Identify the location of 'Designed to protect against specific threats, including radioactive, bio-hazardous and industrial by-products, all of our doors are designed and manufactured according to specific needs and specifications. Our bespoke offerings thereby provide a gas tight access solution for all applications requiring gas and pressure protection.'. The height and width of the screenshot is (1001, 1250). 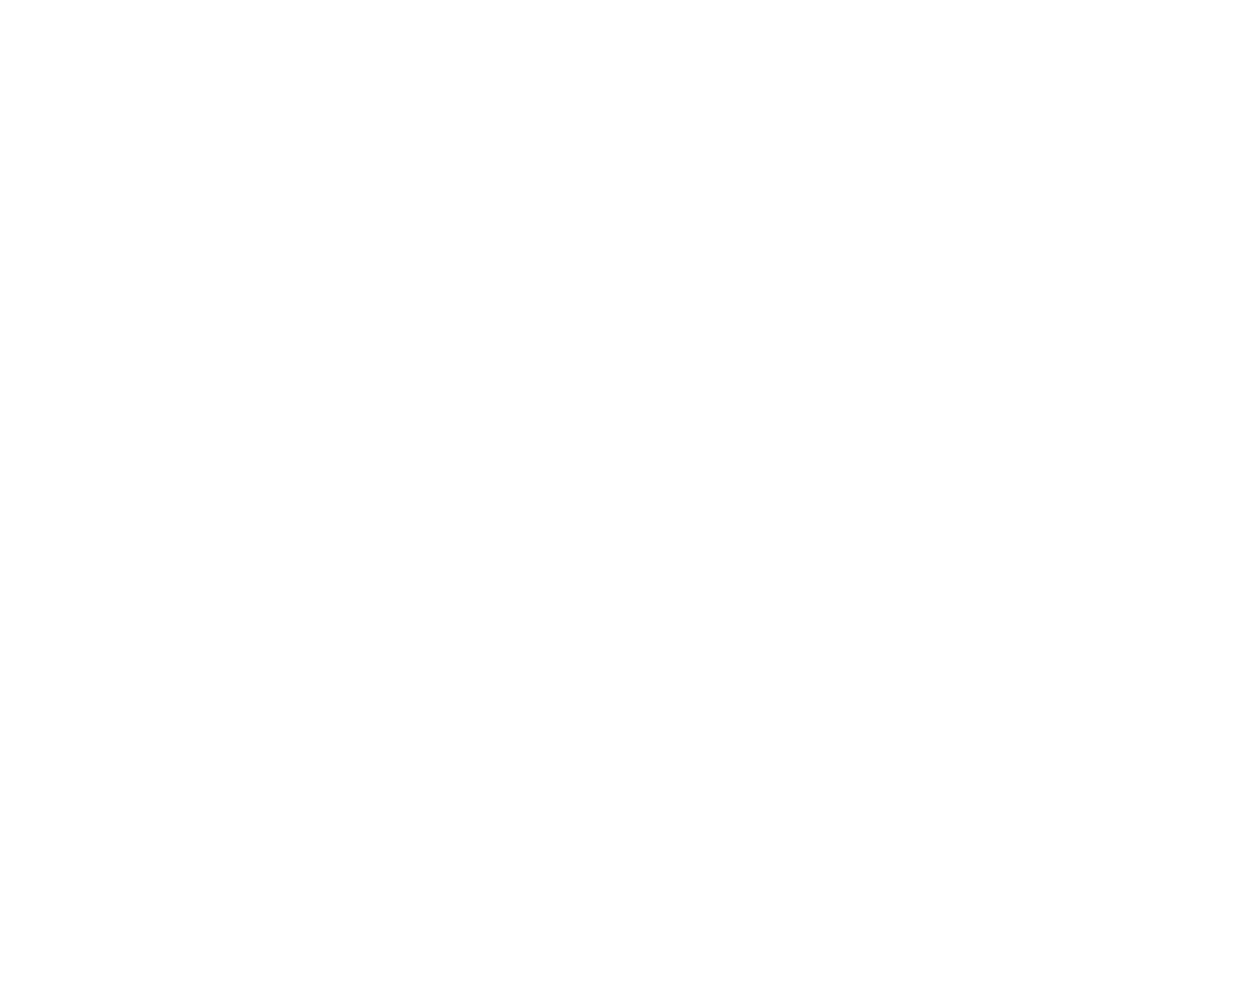
(632, 145).